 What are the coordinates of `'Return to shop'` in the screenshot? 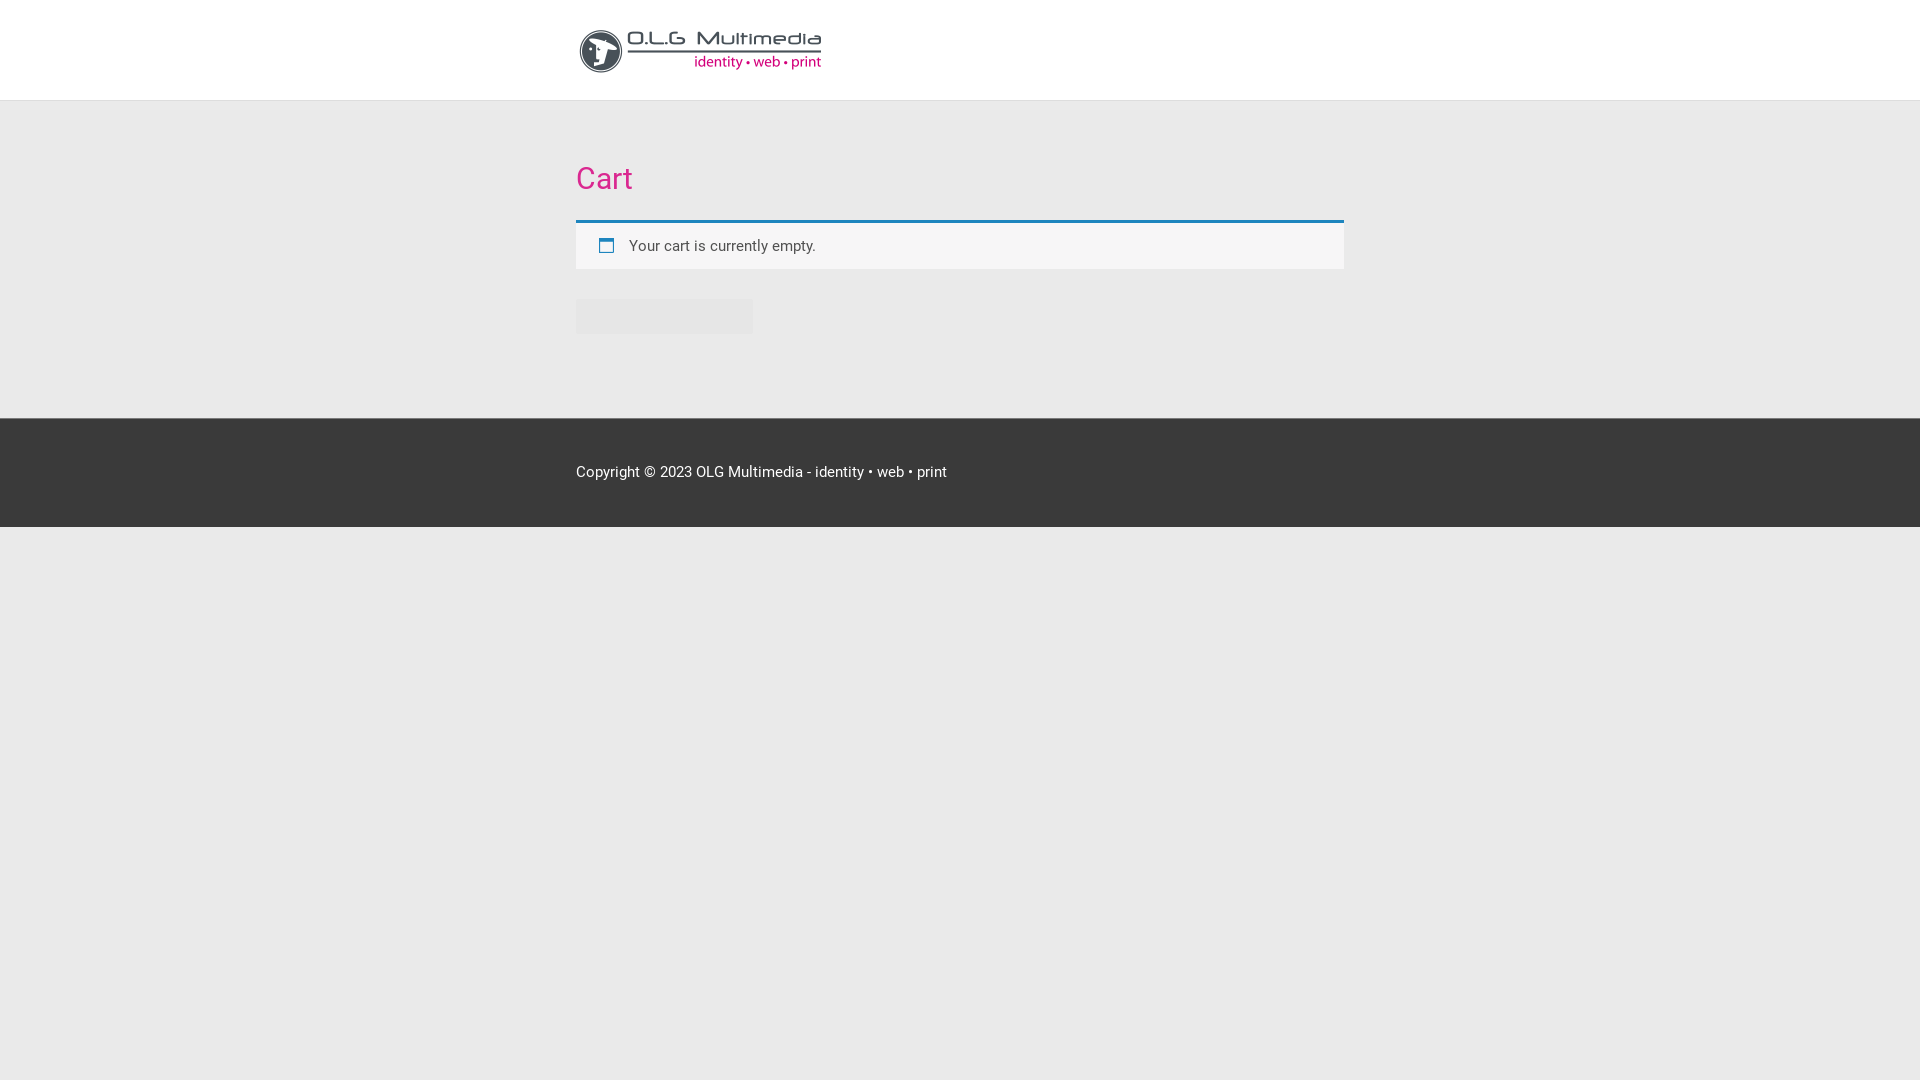 It's located at (575, 315).